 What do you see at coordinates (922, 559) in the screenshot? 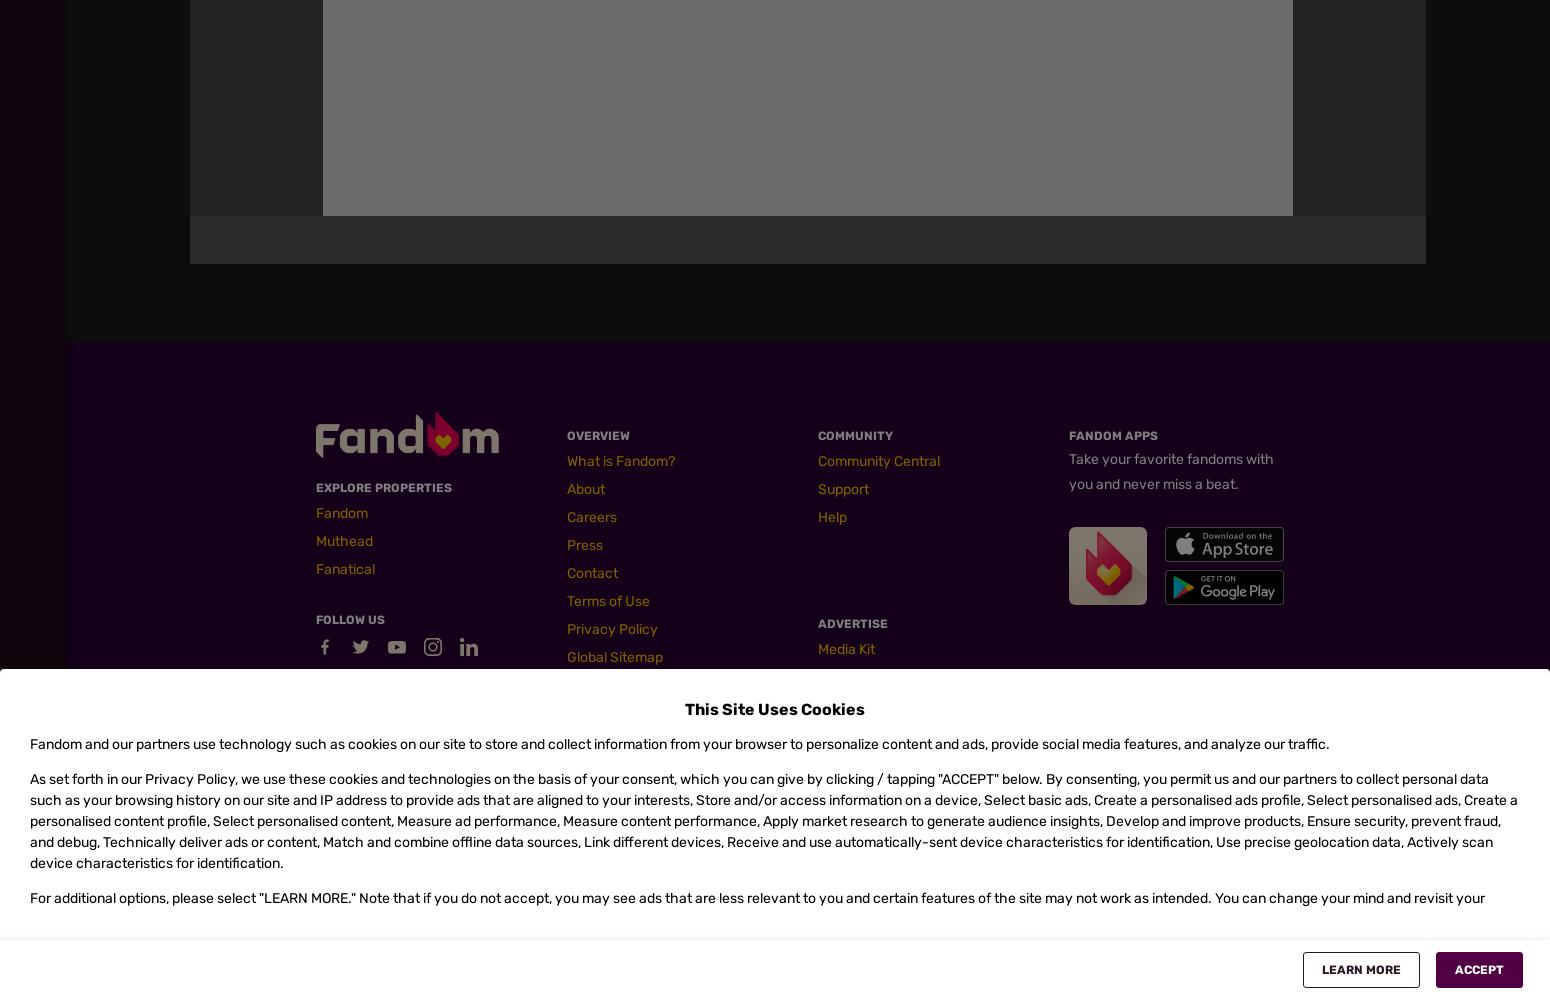
I see `'Do Not Sell or Share My Personal Information'` at bounding box center [922, 559].